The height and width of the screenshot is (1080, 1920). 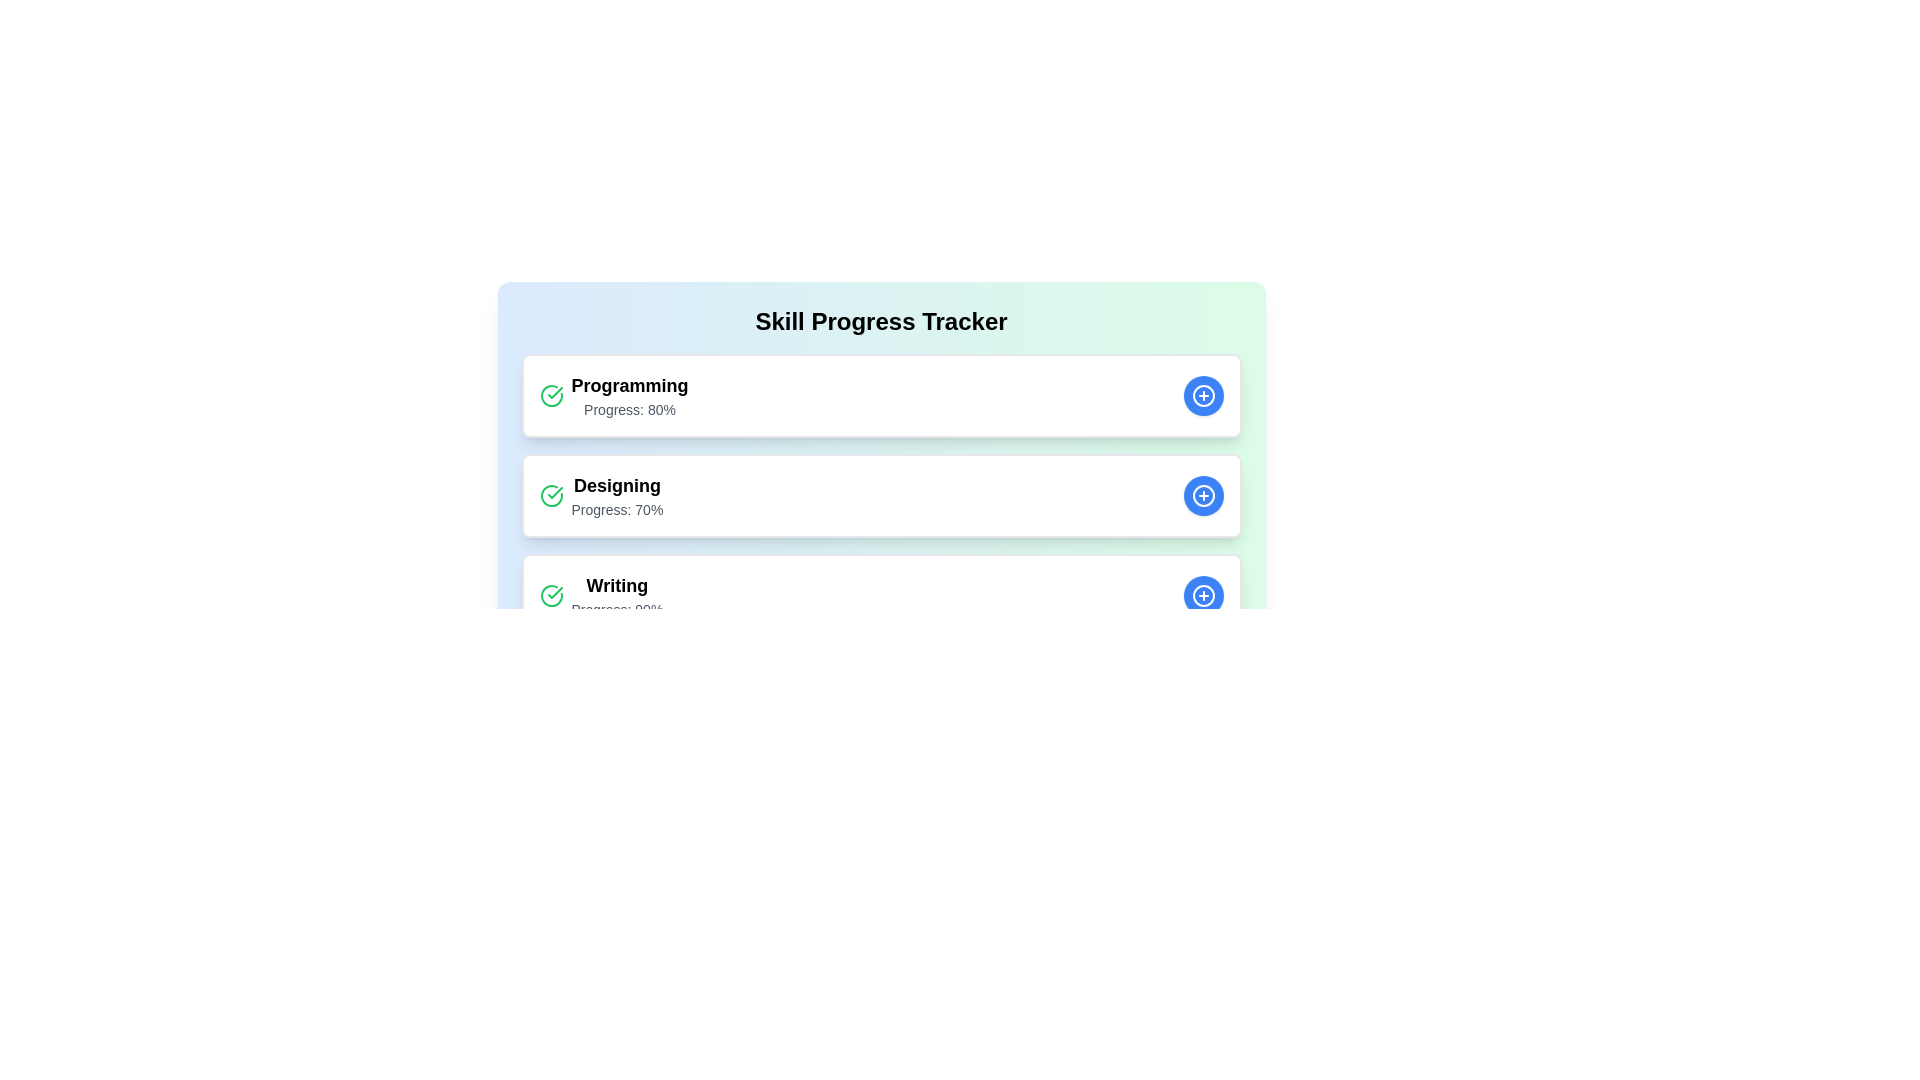 What do you see at coordinates (1202, 495) in the screenshot?
I see `increment button for the skill Designing` at bounding box center [1202, 495].